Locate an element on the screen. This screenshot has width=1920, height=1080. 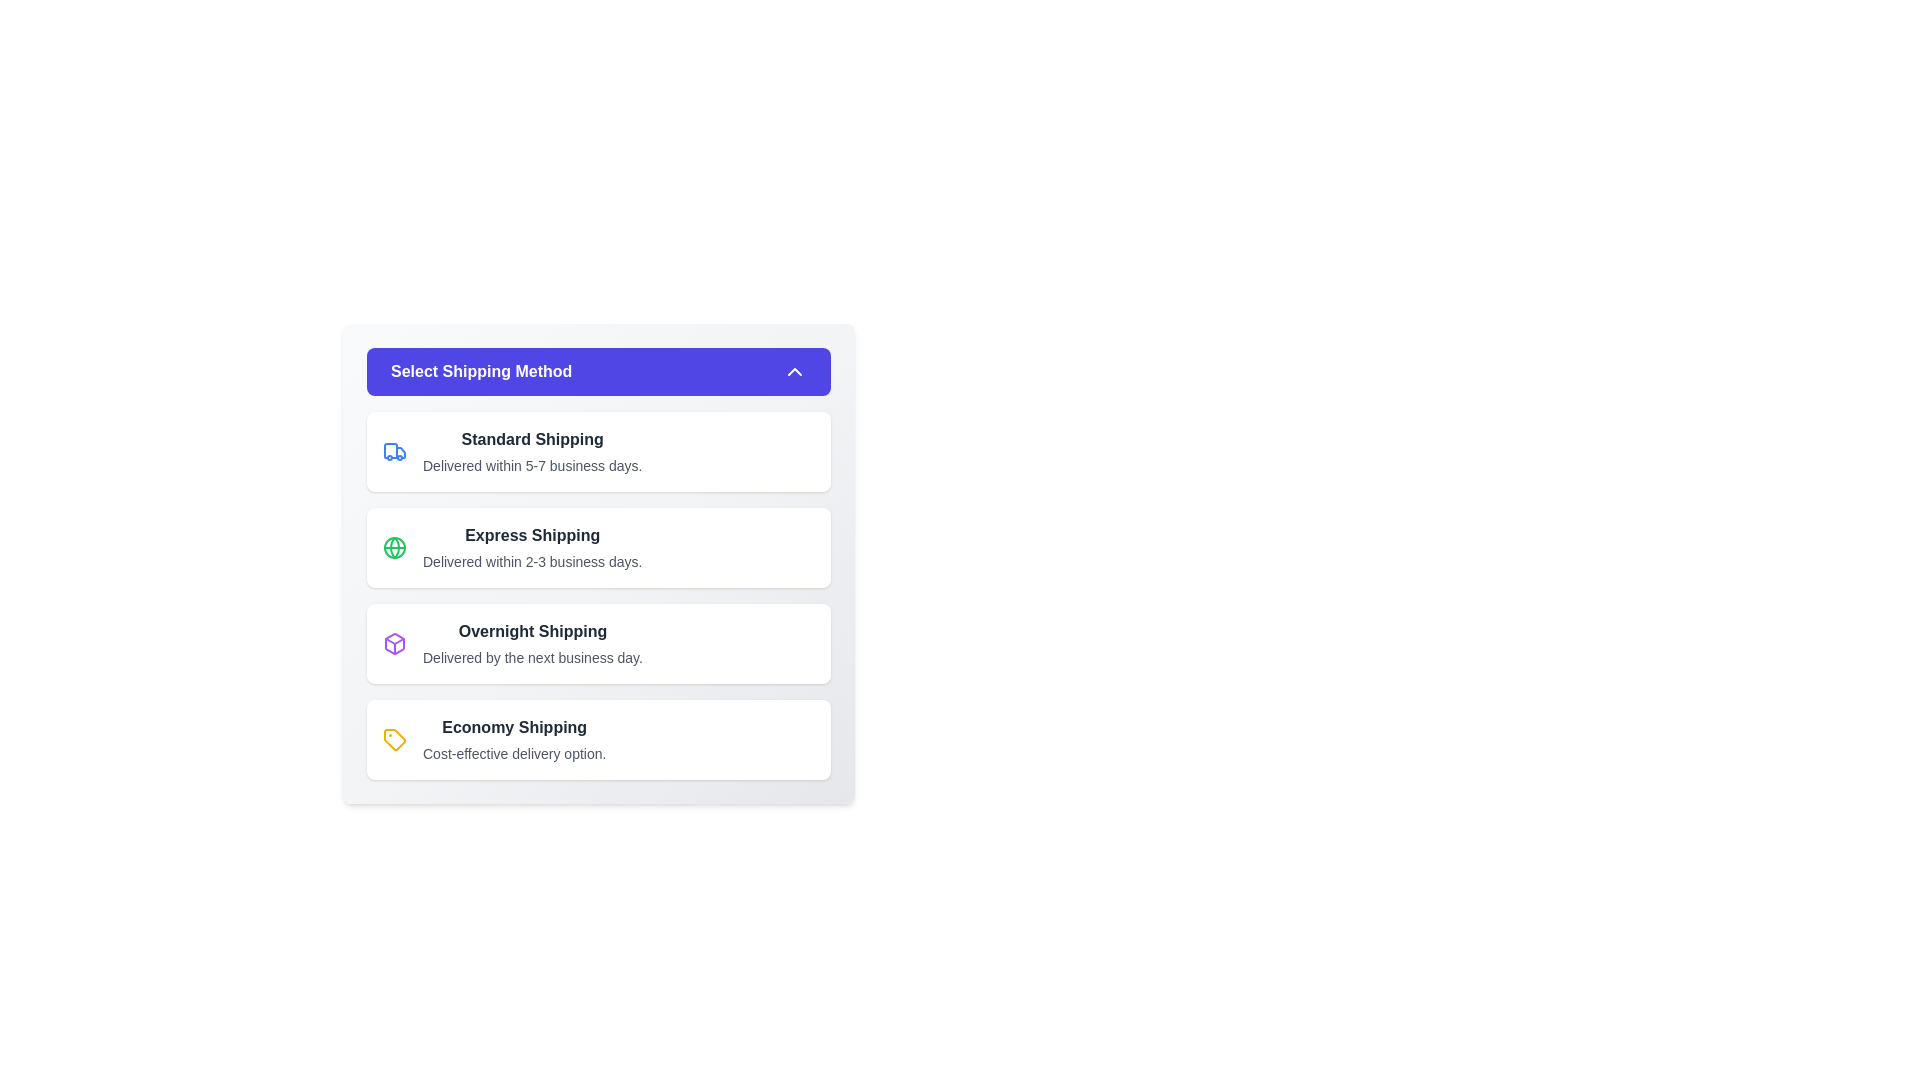
Text Label that serves as the header for the 'Standard Shipping' option, located at the top of the shipping methods list is located at coordinates (532, 438).